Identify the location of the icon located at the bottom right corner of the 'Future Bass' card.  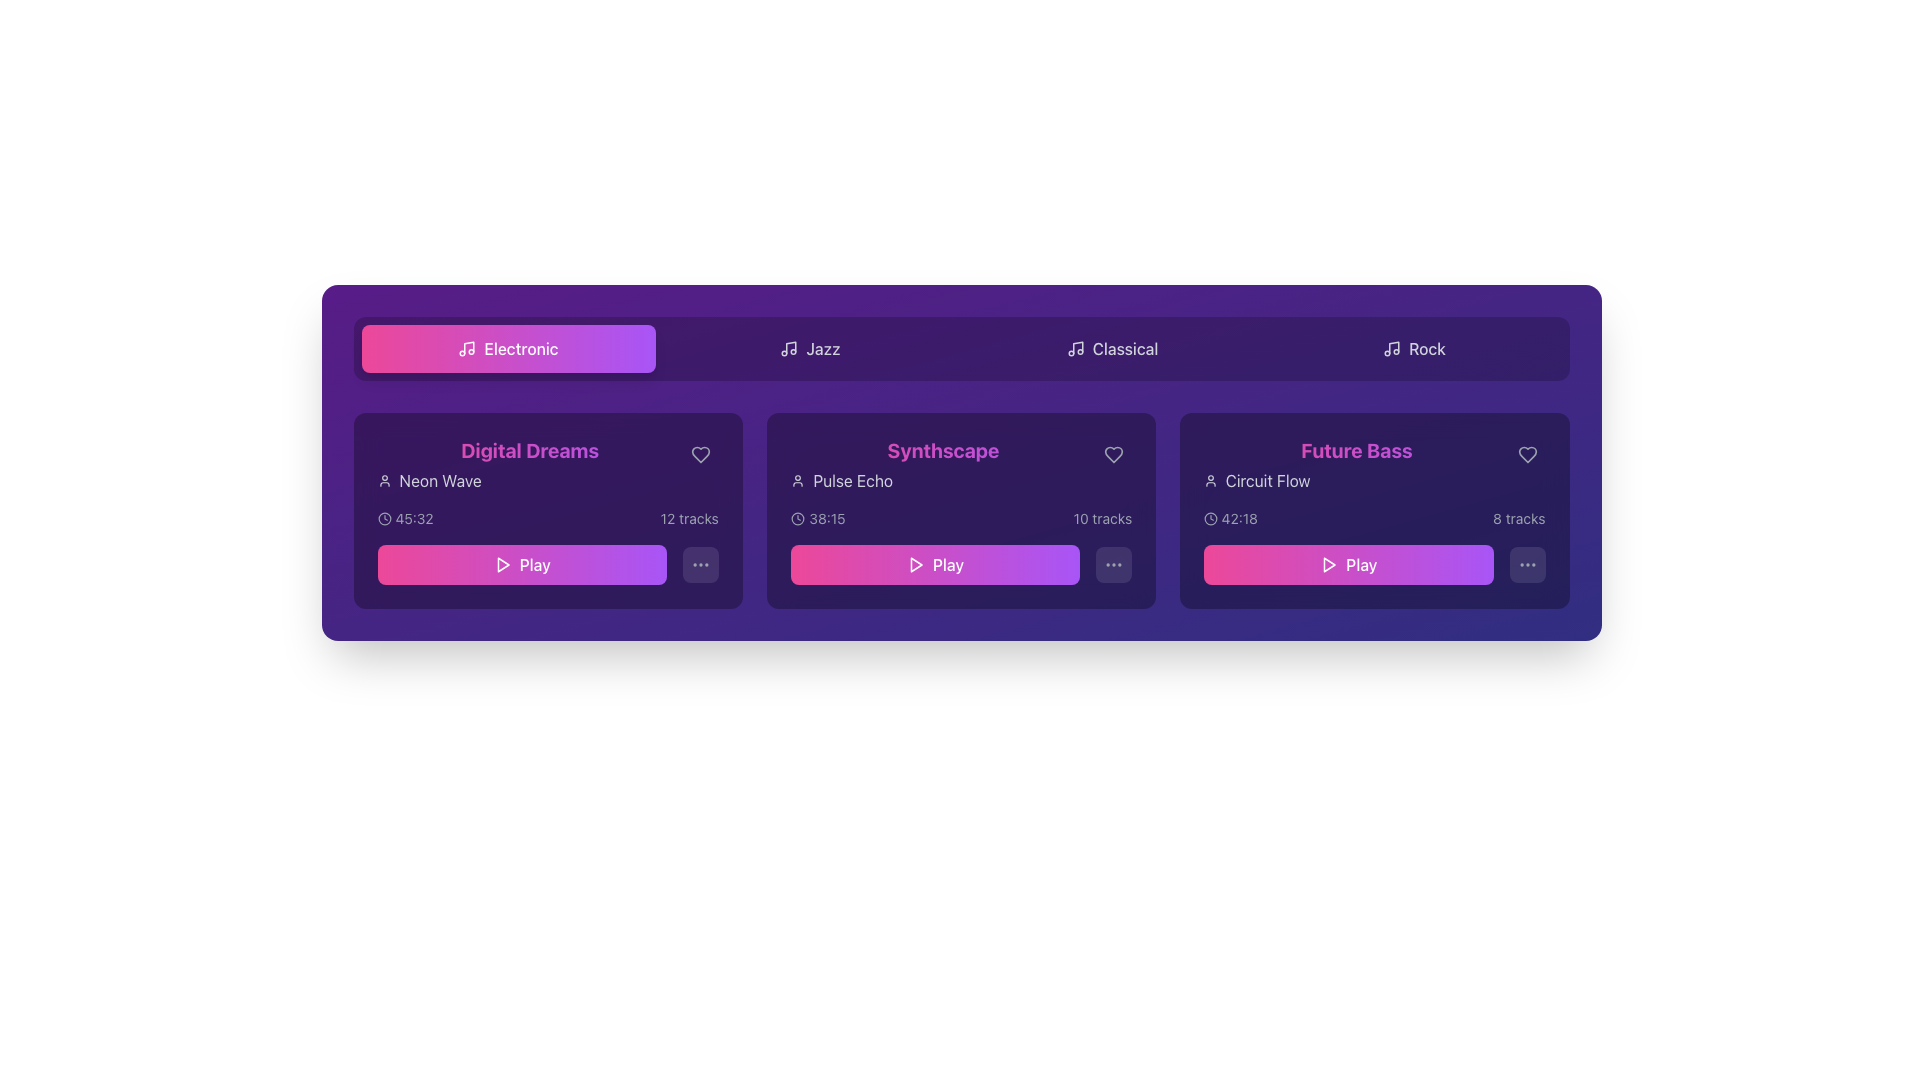
(1526, 564).